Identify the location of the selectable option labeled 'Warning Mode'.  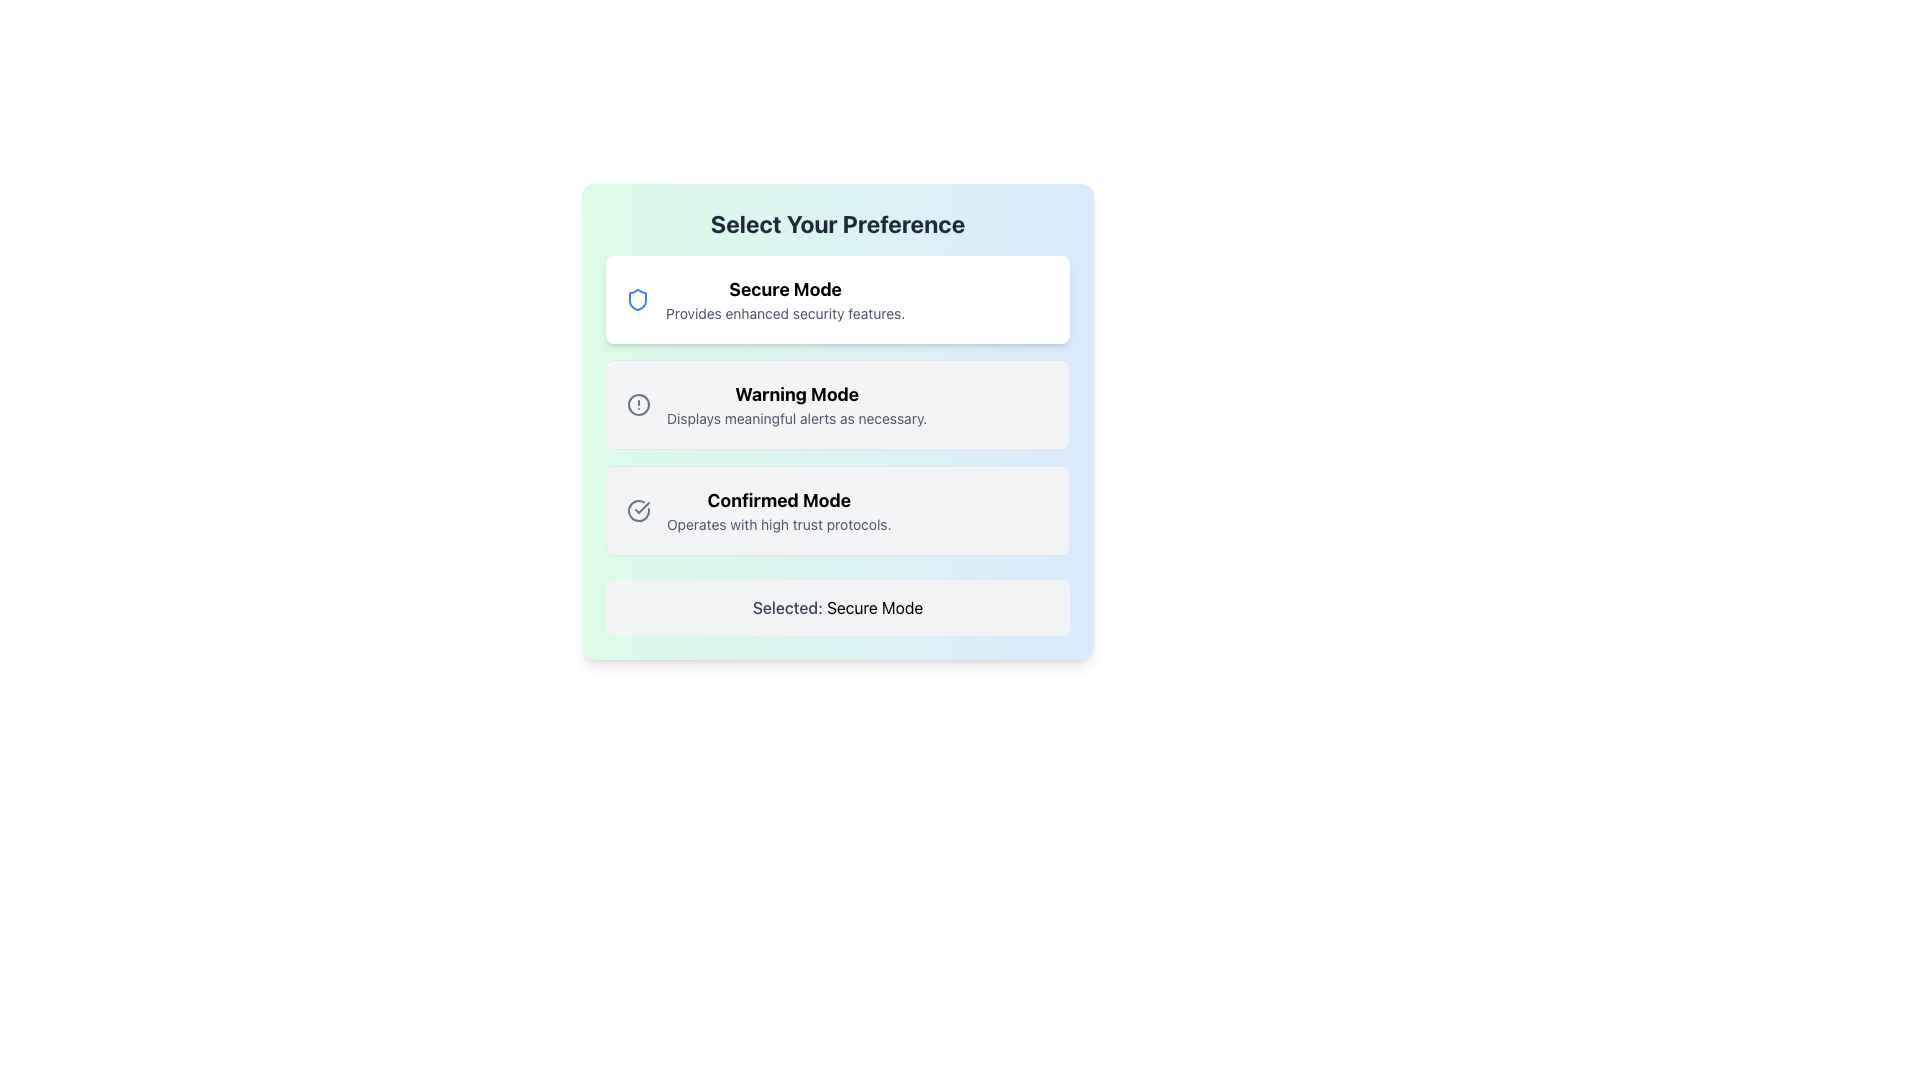
(796, 405).